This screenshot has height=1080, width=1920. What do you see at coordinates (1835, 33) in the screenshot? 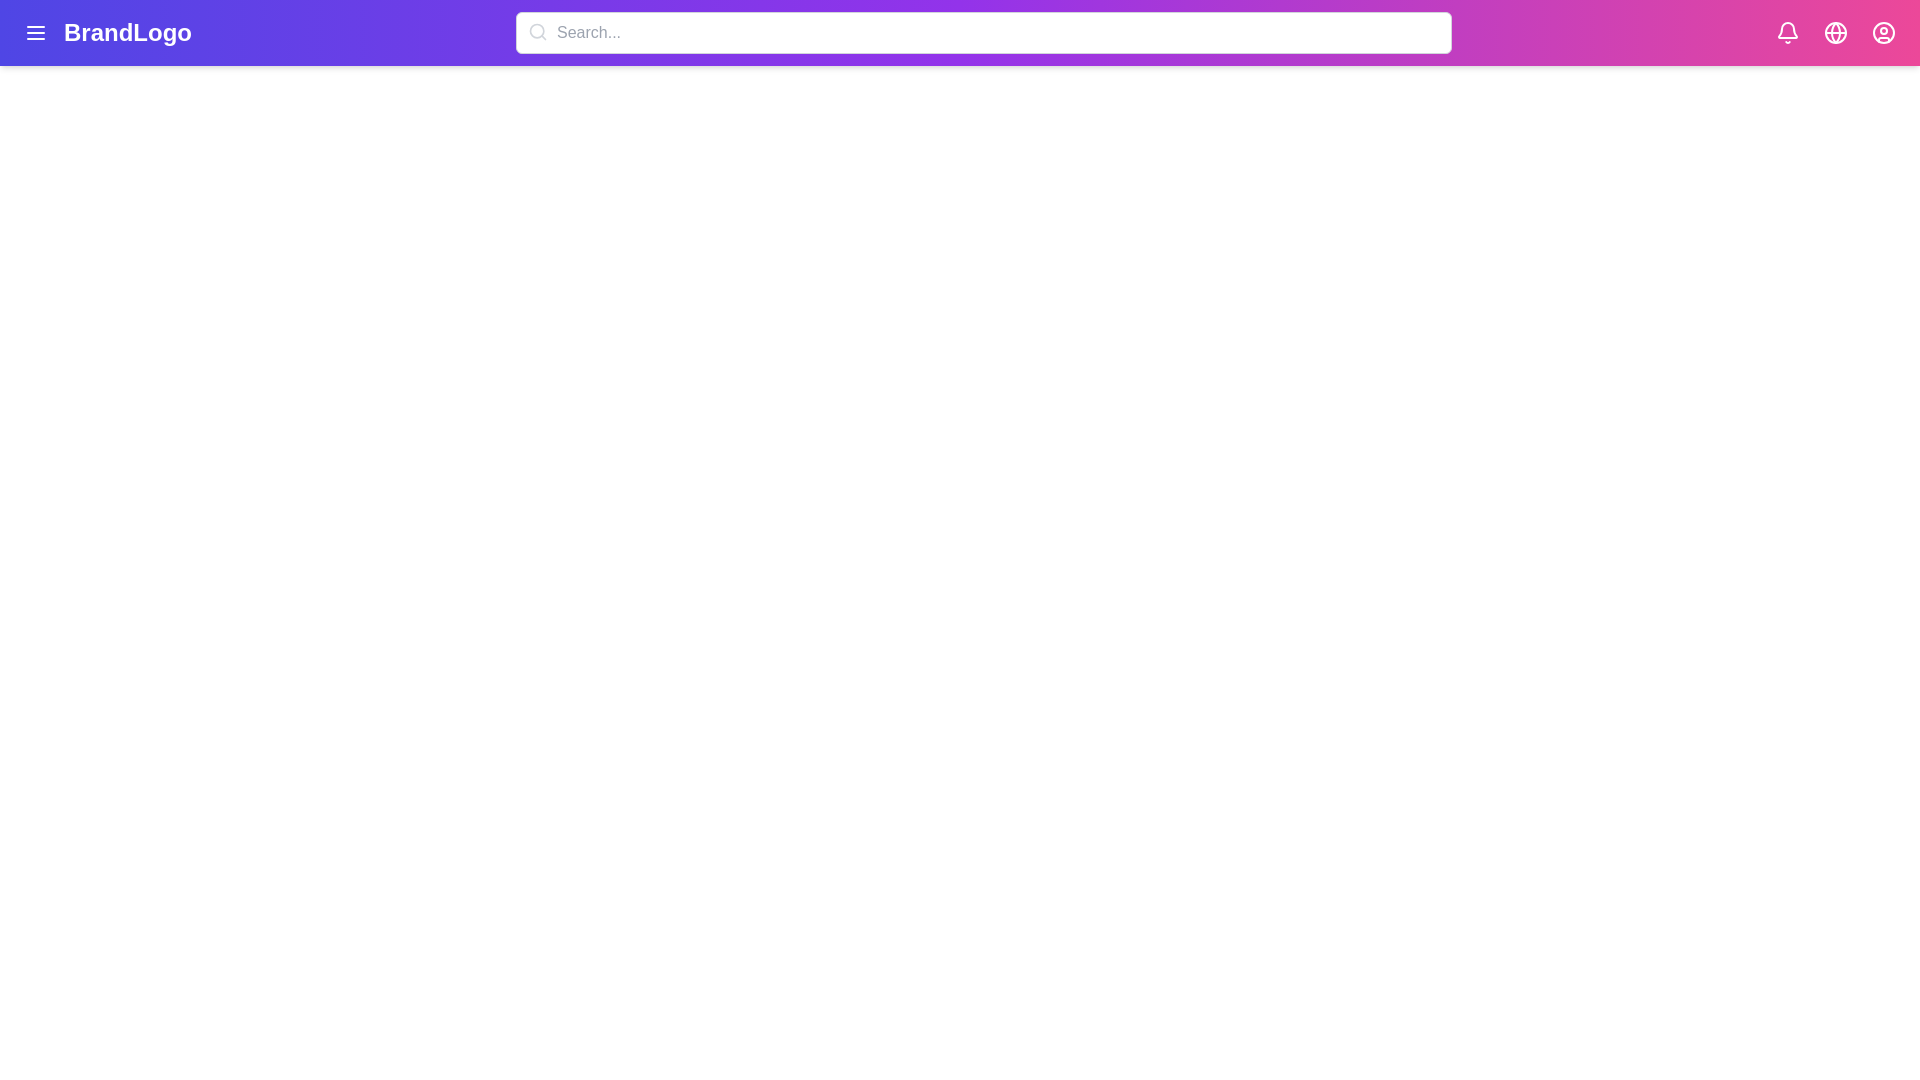
I see `the global settings or language selection icon located in the navigation bar at the top-right corner, between the bell and user icons` at bounding box center [1835, 33].